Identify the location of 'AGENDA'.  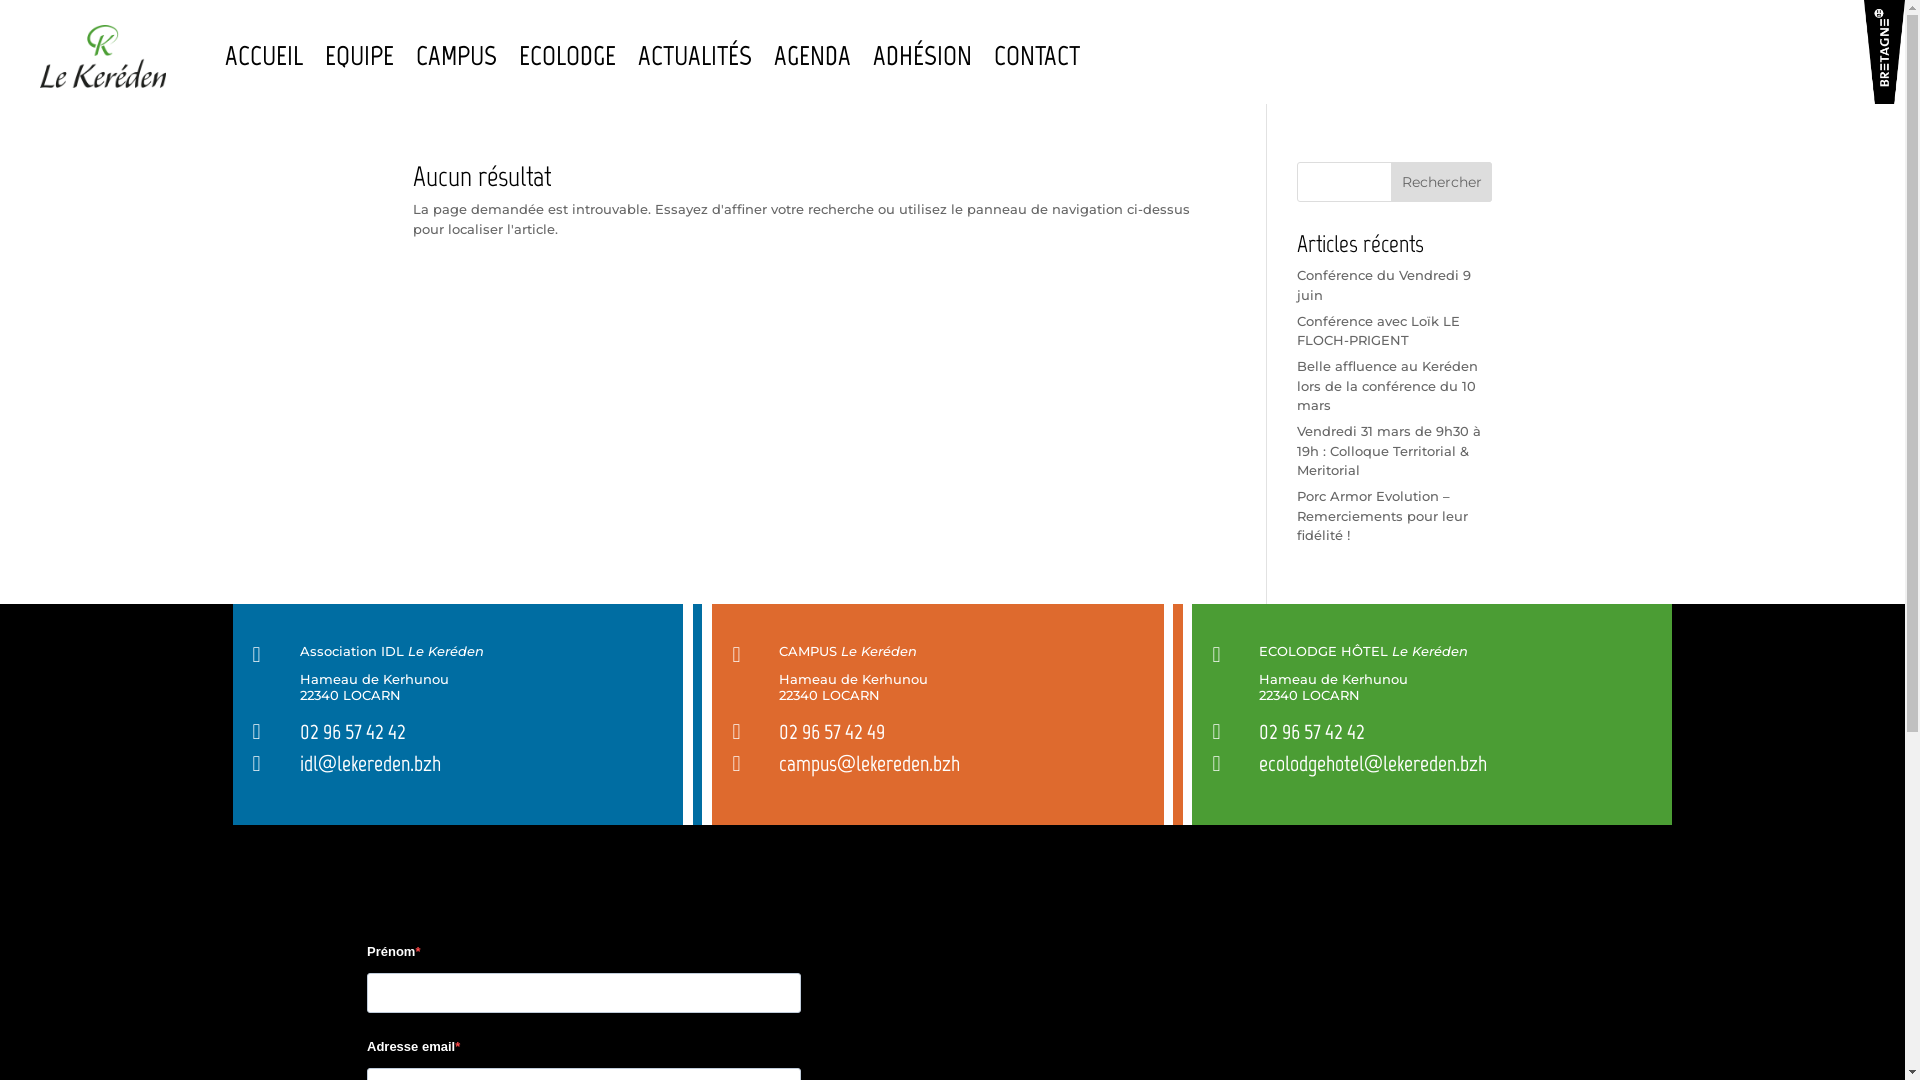
(812, 55).